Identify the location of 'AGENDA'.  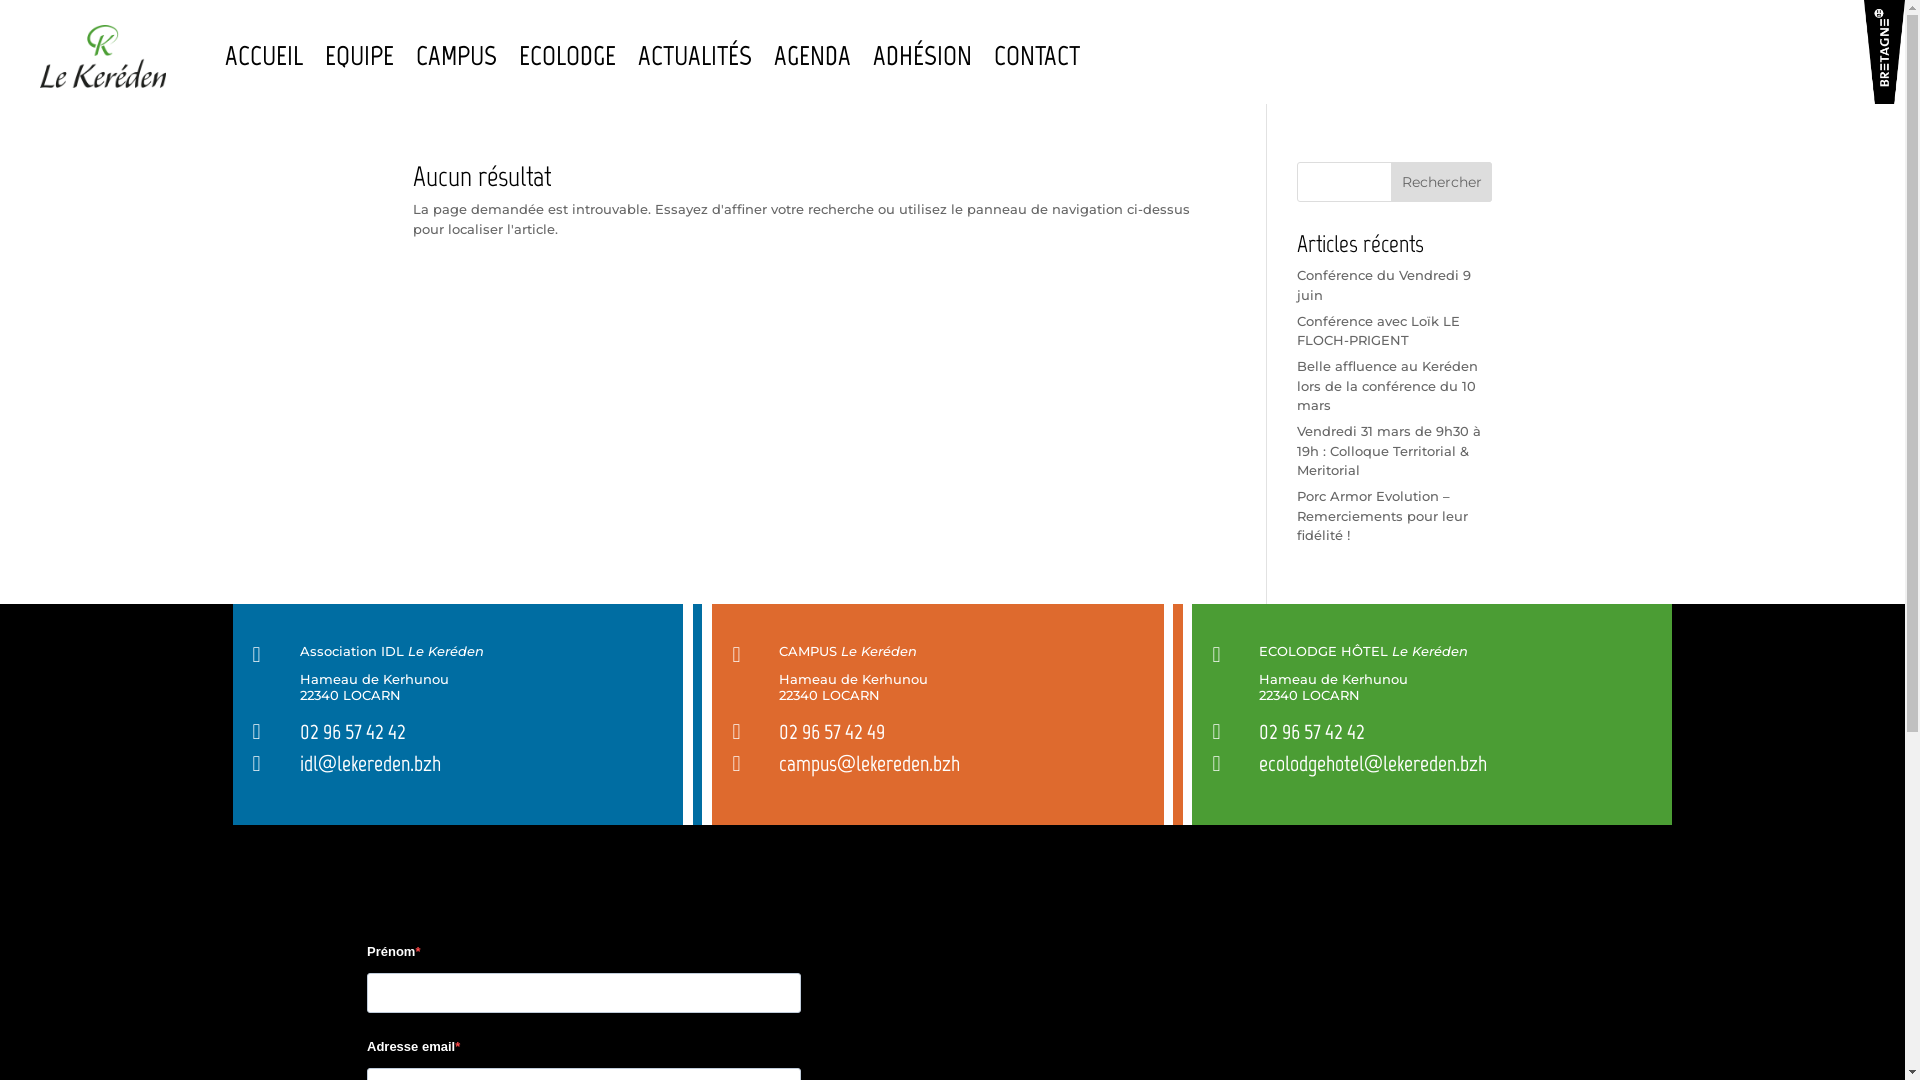
(812, 55).